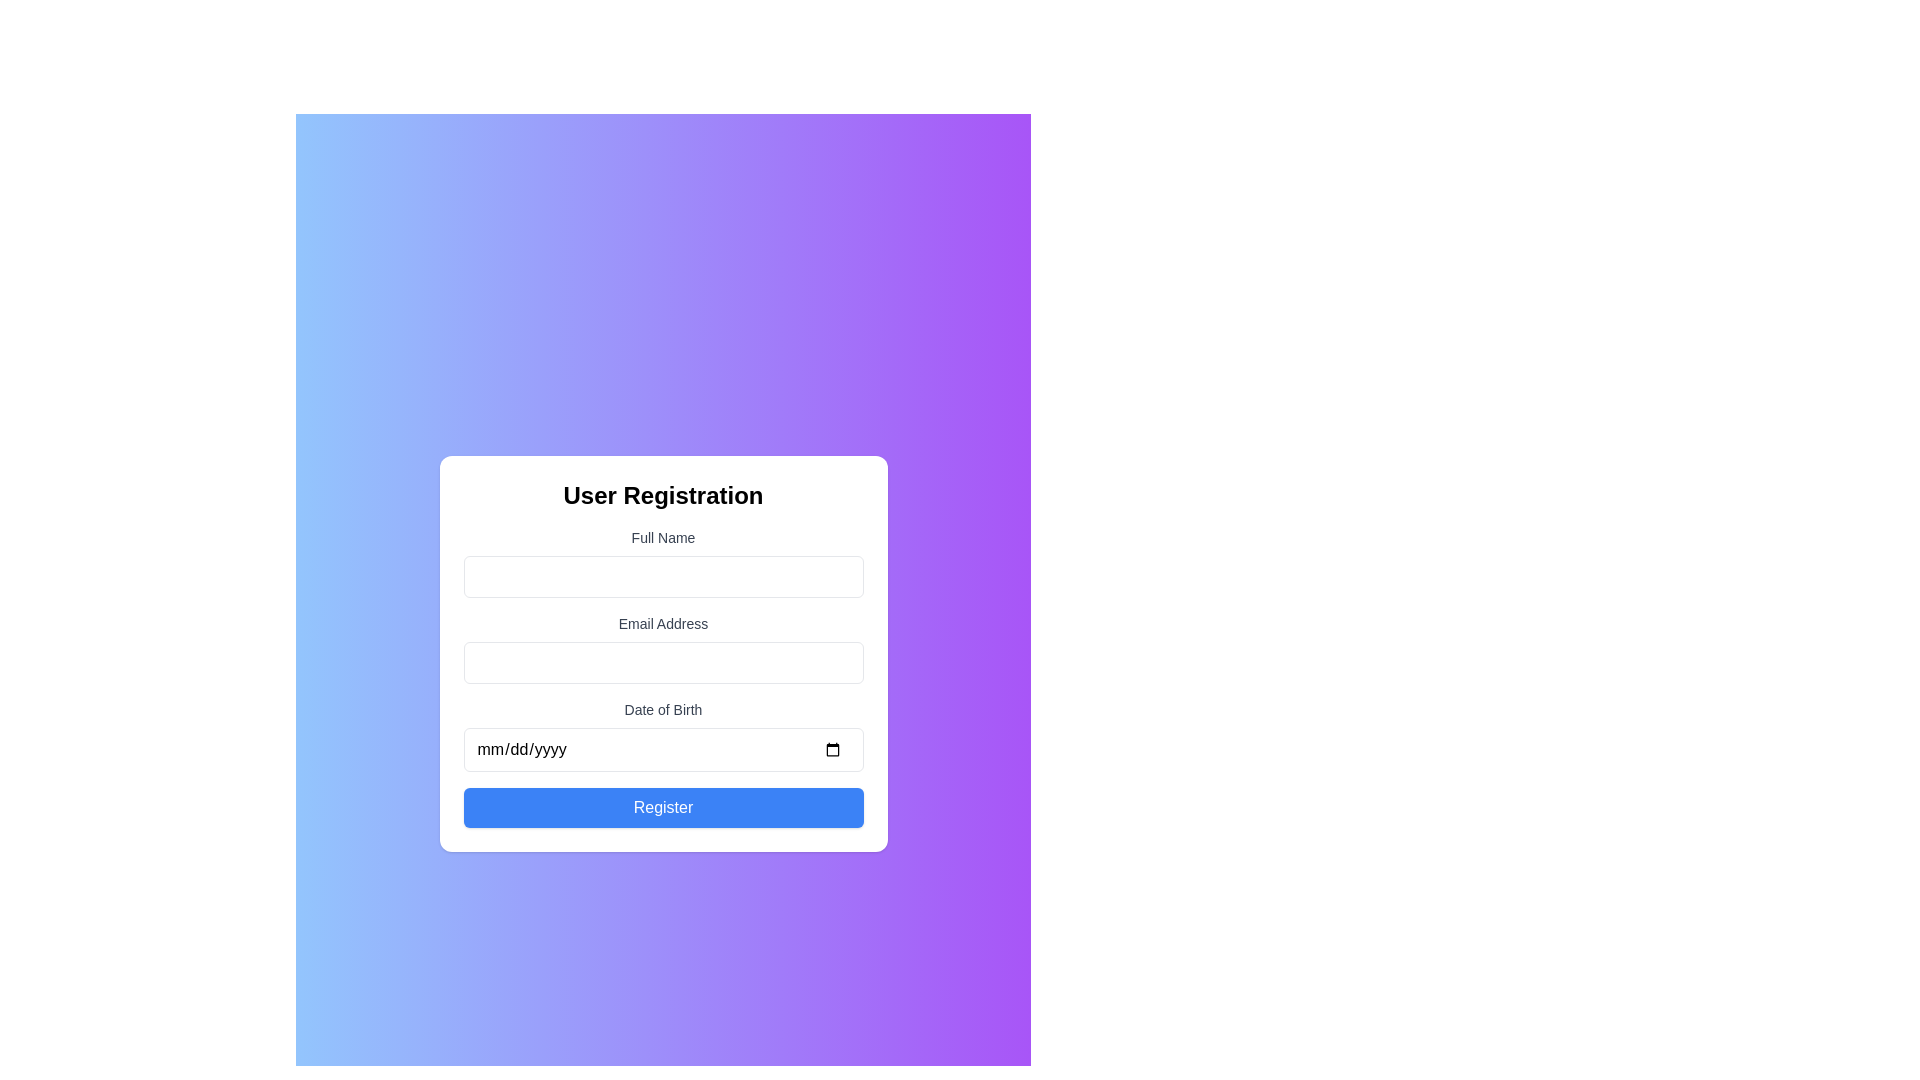 The height and width of the screenshot is (1080, 1920). What do you see at coordinates (663, 654) in the screenshot?
I see `the Form card component located at the center of the page` at bounding box center [663, 654].